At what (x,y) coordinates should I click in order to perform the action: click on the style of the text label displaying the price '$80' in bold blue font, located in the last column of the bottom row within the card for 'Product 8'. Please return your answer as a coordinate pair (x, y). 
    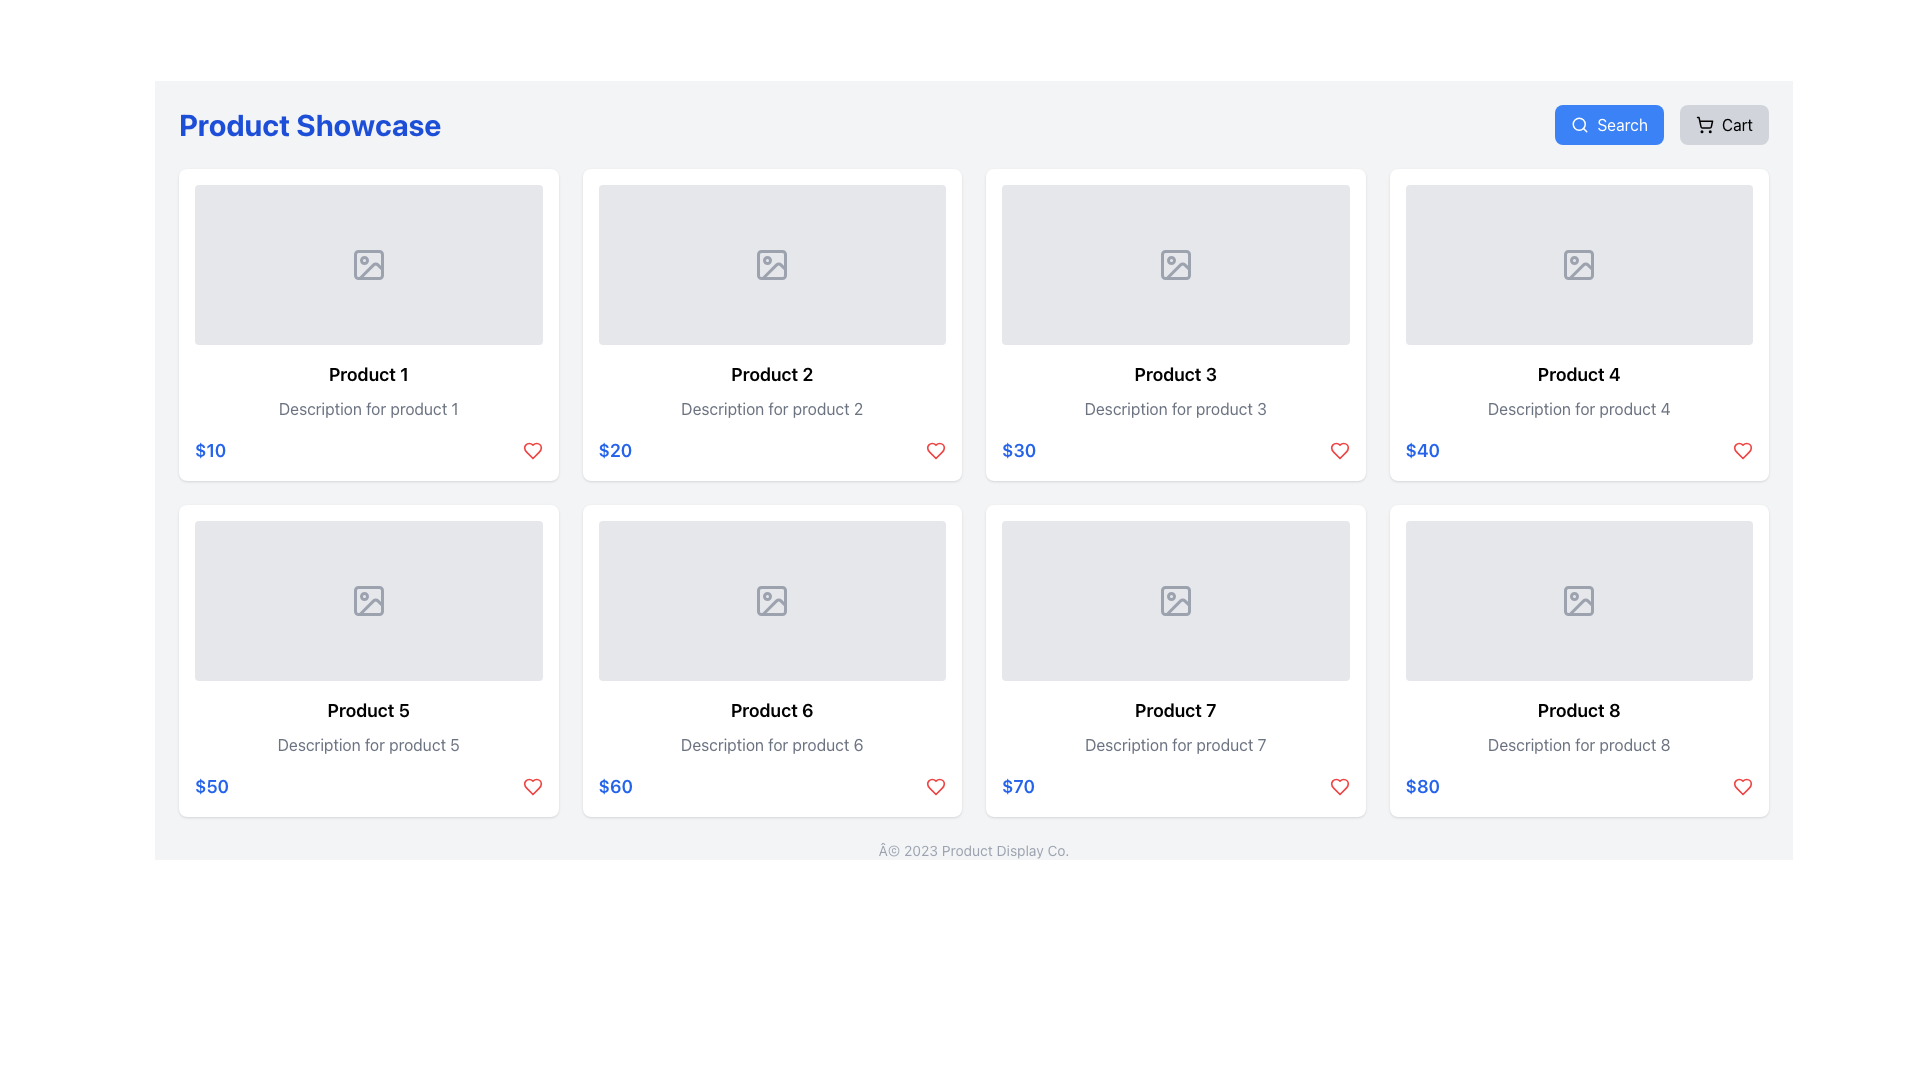
    Looking at the image, I should click on (1421, 785).